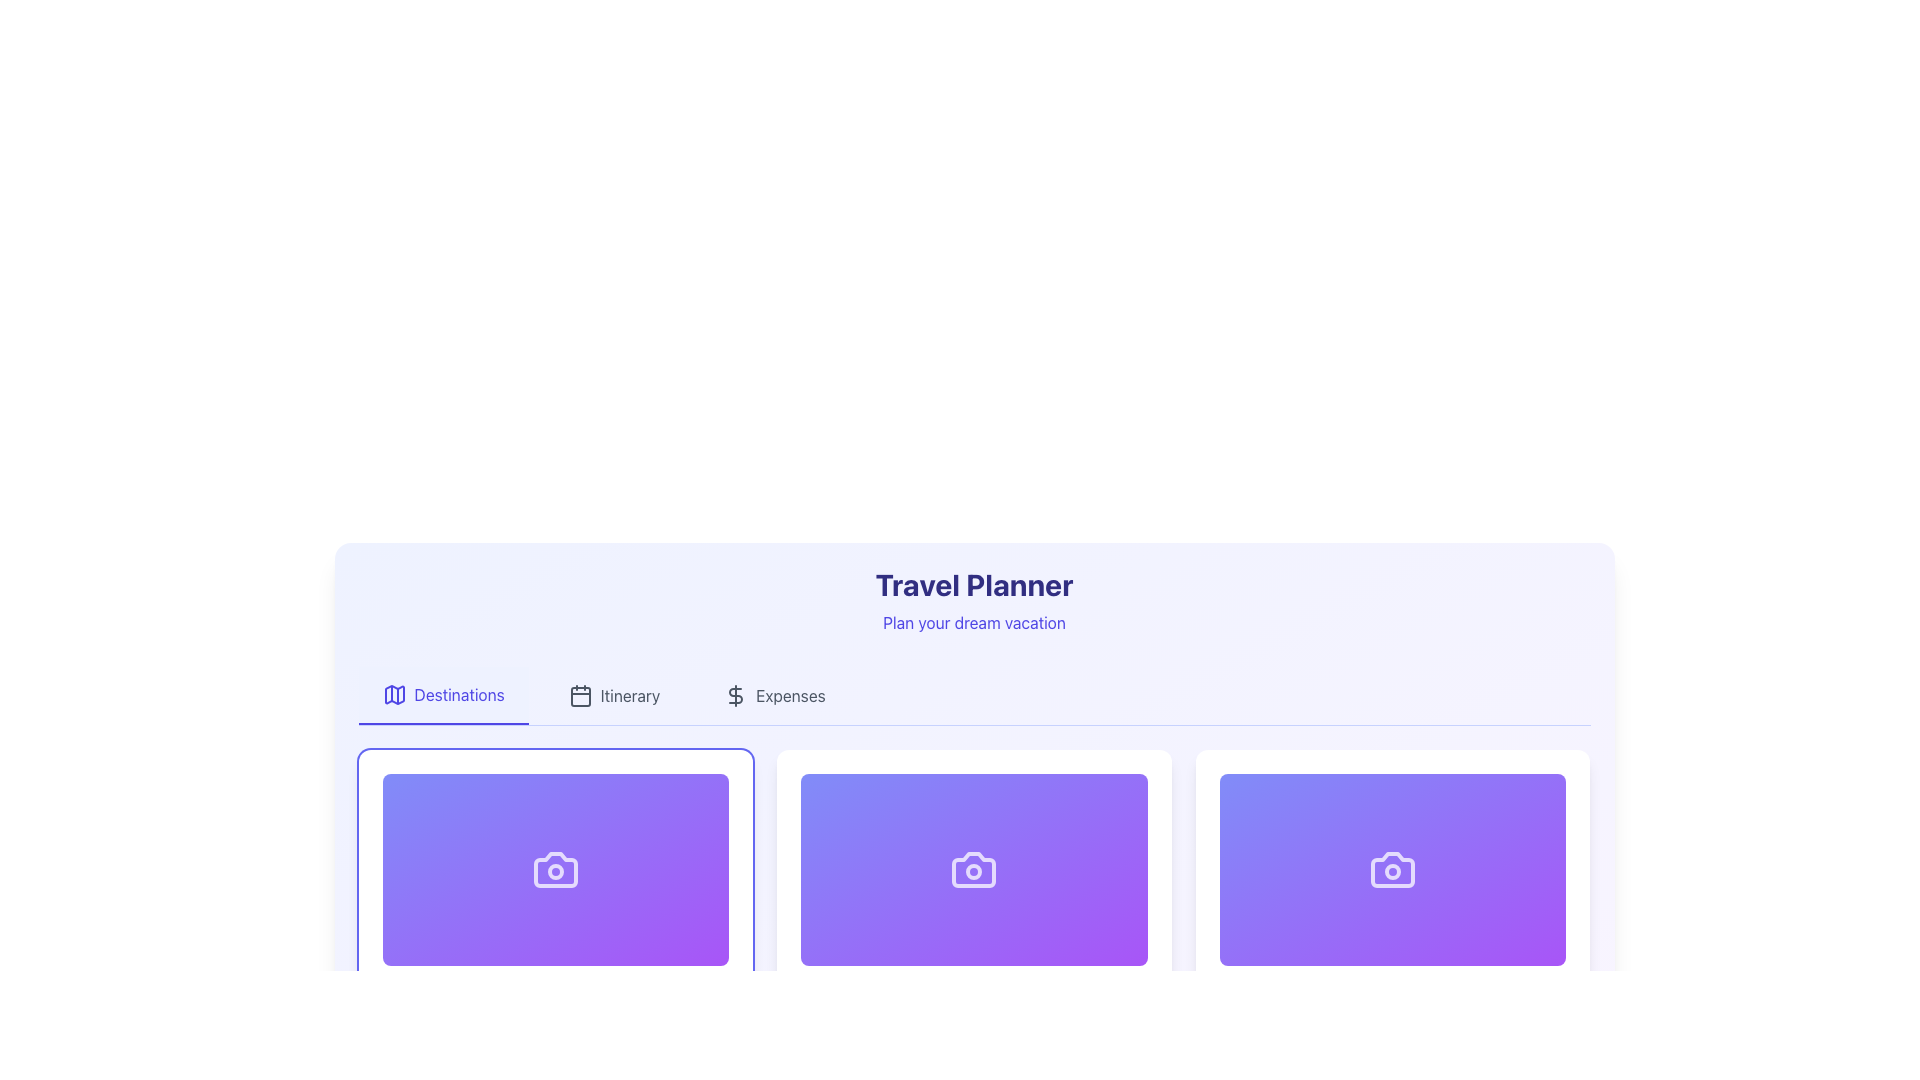 The image size is (1920, 1080). I want to click on the camera icon located in the central area of the leftmost card, so click(555, 869).